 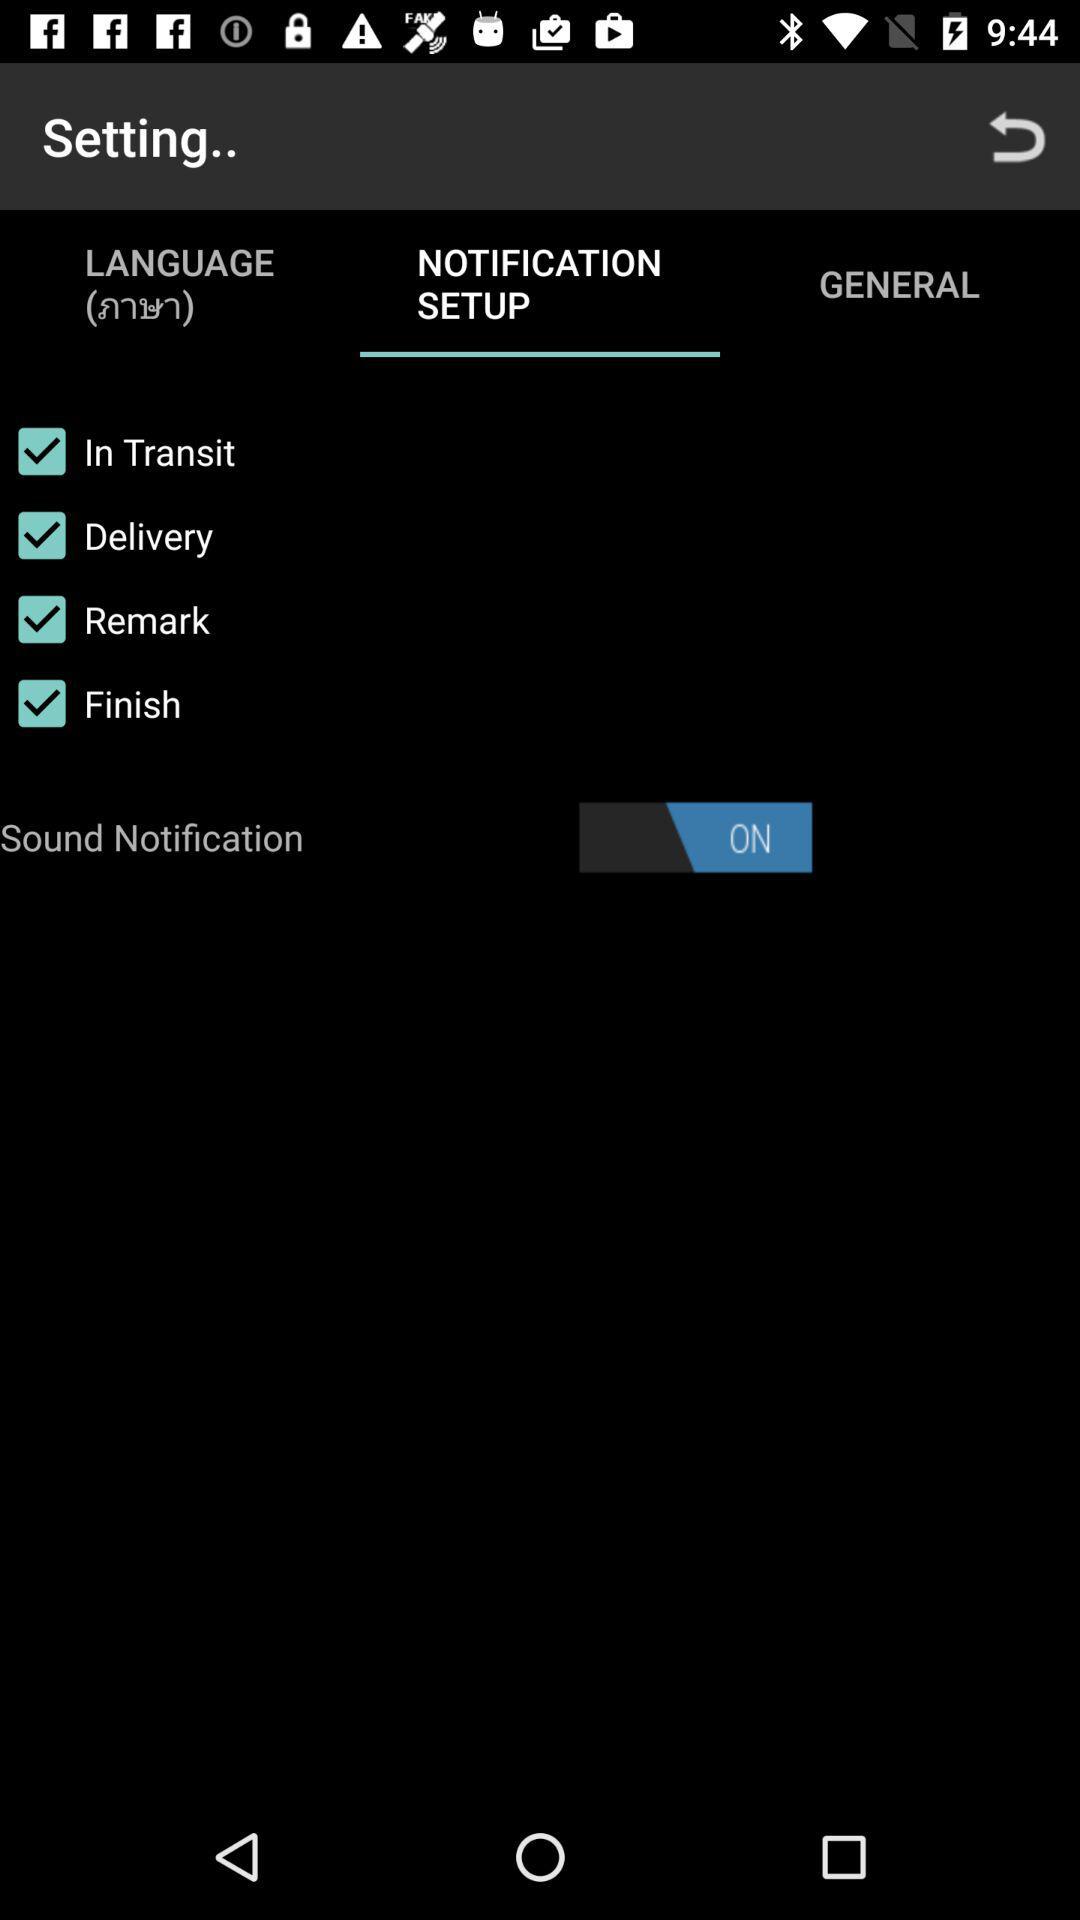 What do you see at coordinates (694, 837) in the screenshot?
I see `sound notifications` at bounding box center [694, 837].